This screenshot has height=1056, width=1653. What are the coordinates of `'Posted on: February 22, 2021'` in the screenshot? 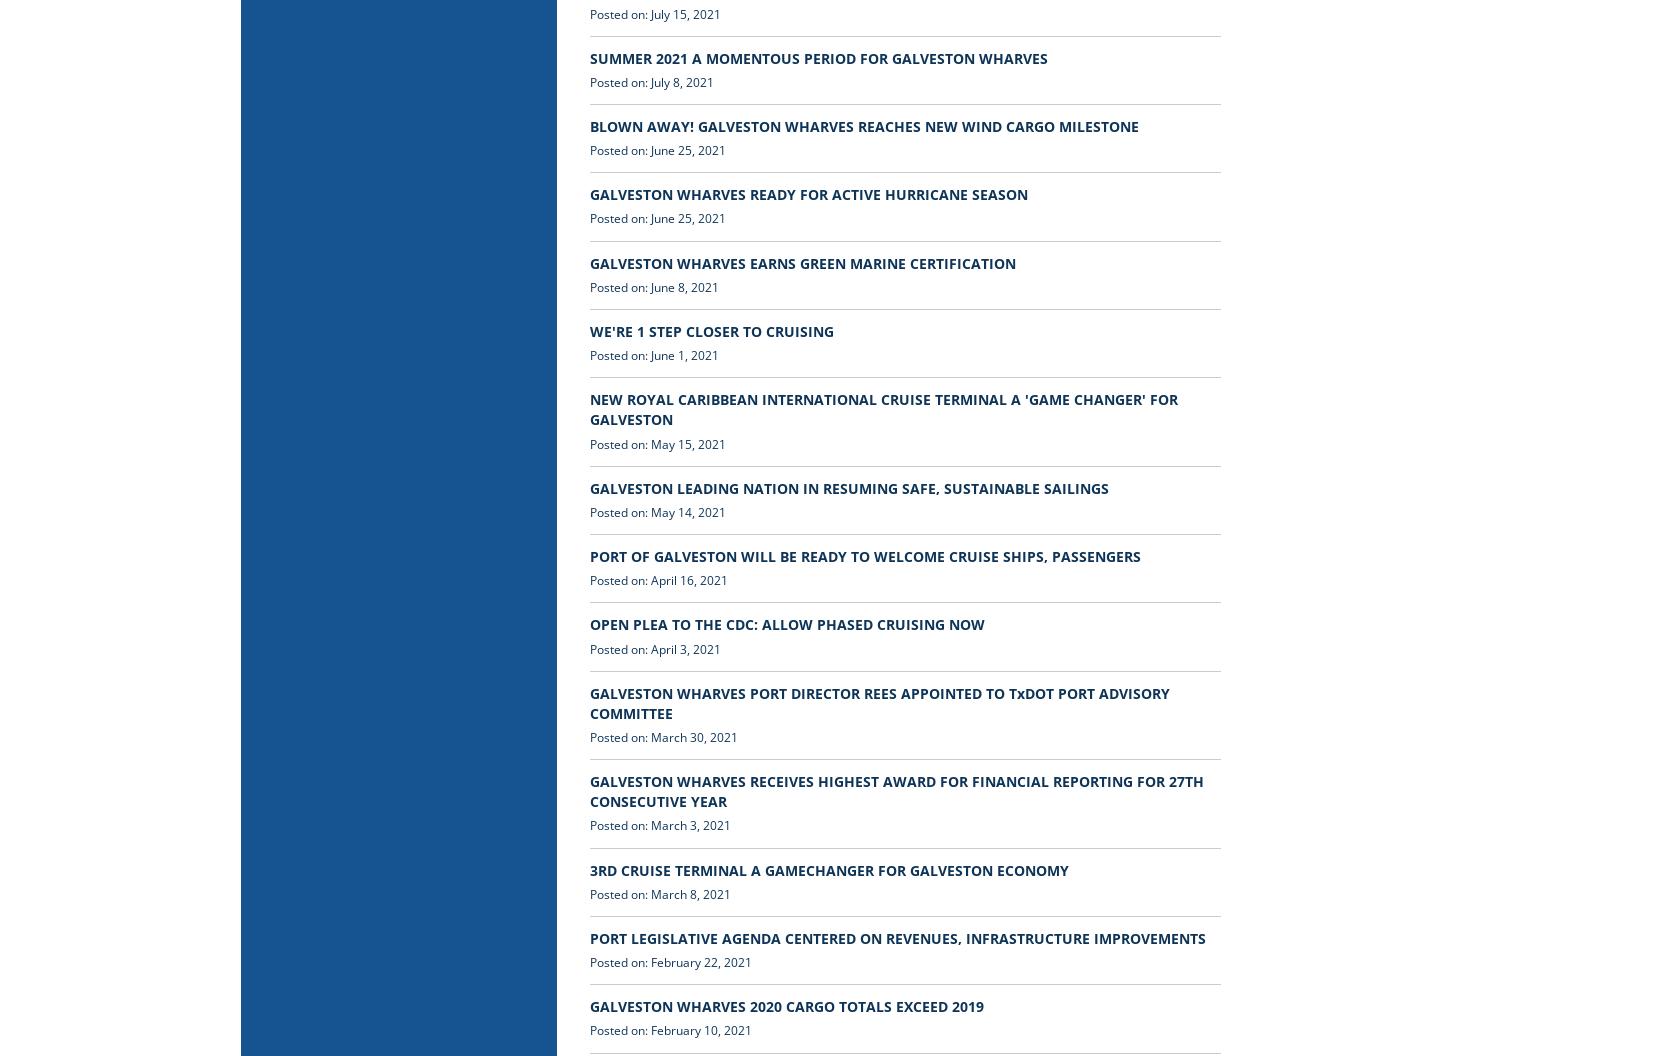 It's located at (588, 962).